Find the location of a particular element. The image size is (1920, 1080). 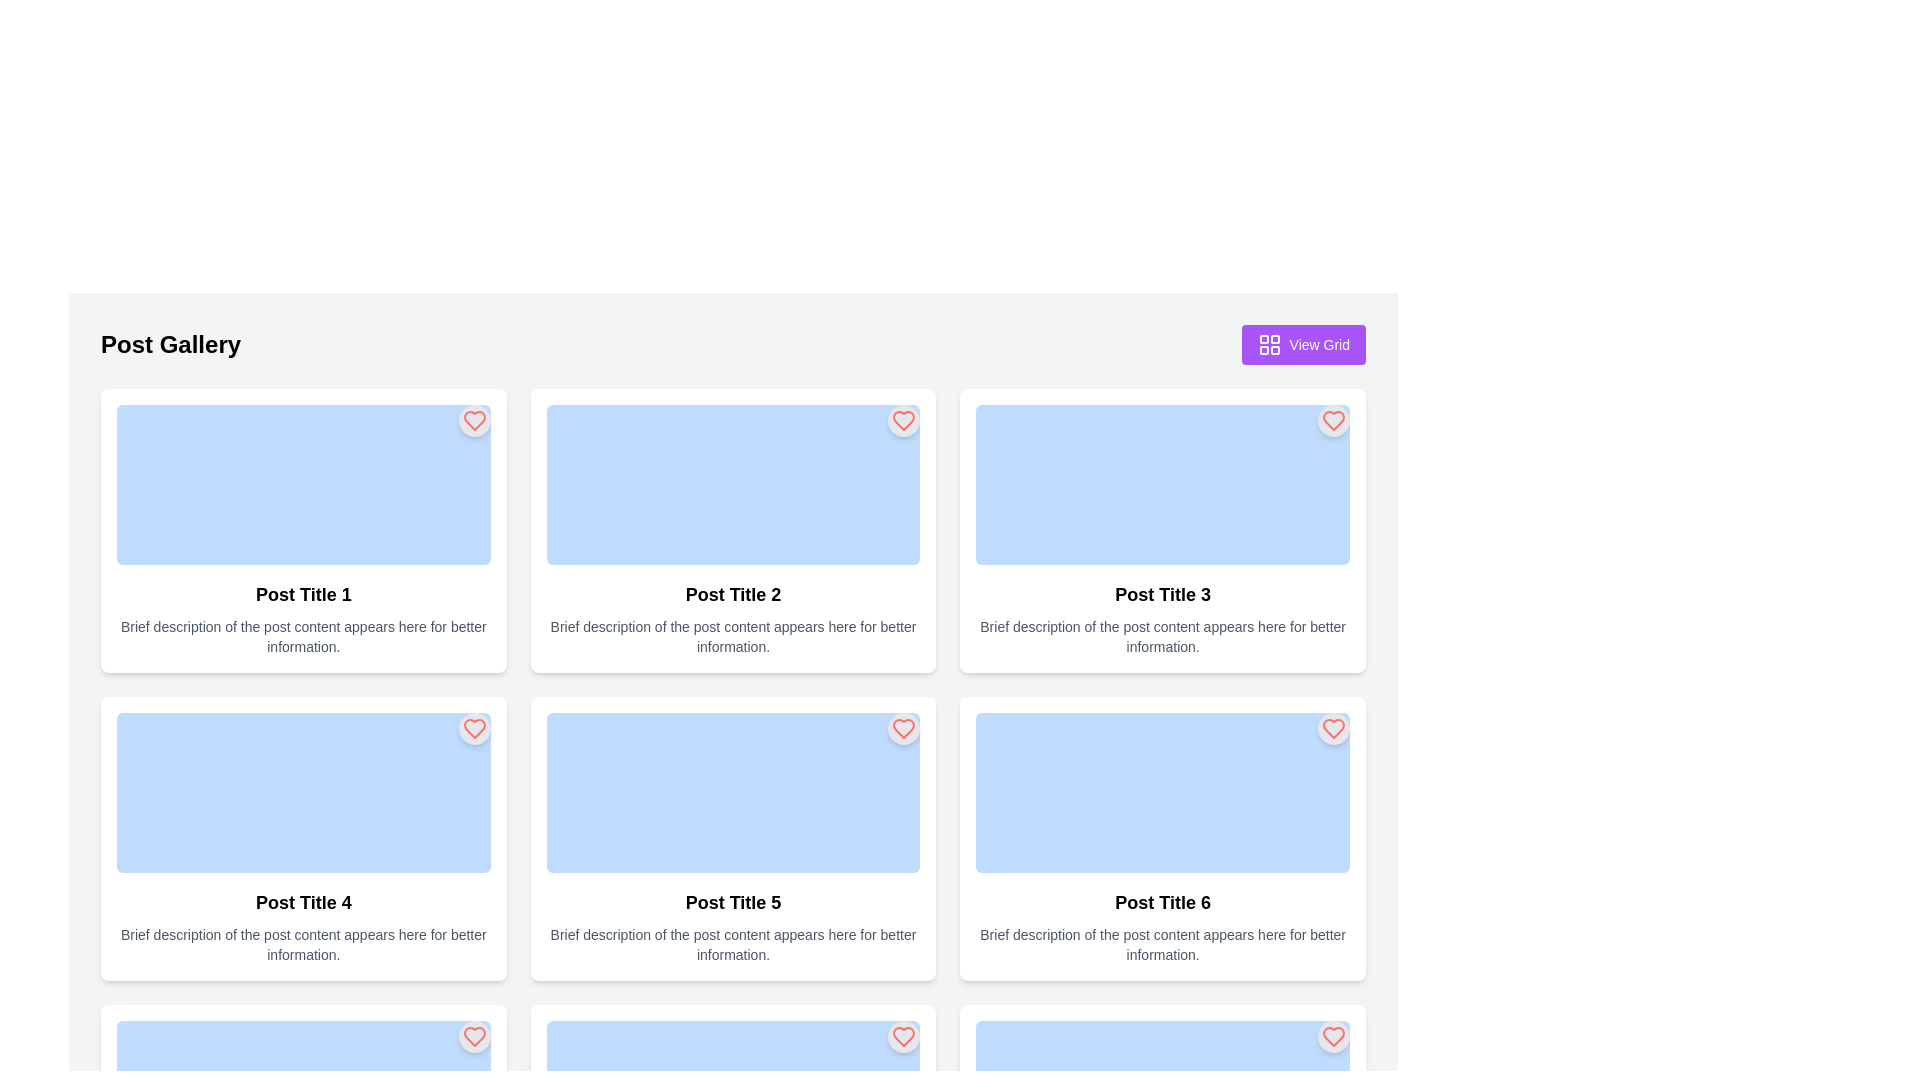

the circular gray button with a red heart icon located at the top-right corner of the 'Post Title 3' card to favorite the post is located at coordinates (1334, 419).